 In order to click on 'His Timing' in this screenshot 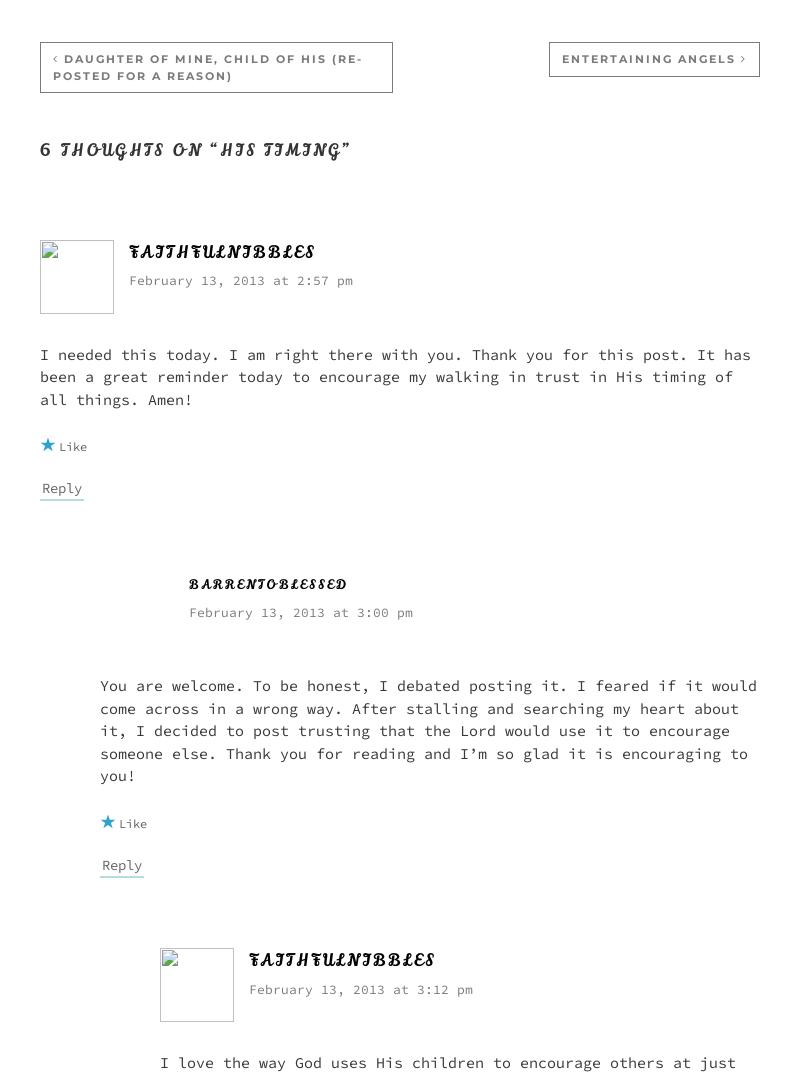, I will do `click(281, 149)`.